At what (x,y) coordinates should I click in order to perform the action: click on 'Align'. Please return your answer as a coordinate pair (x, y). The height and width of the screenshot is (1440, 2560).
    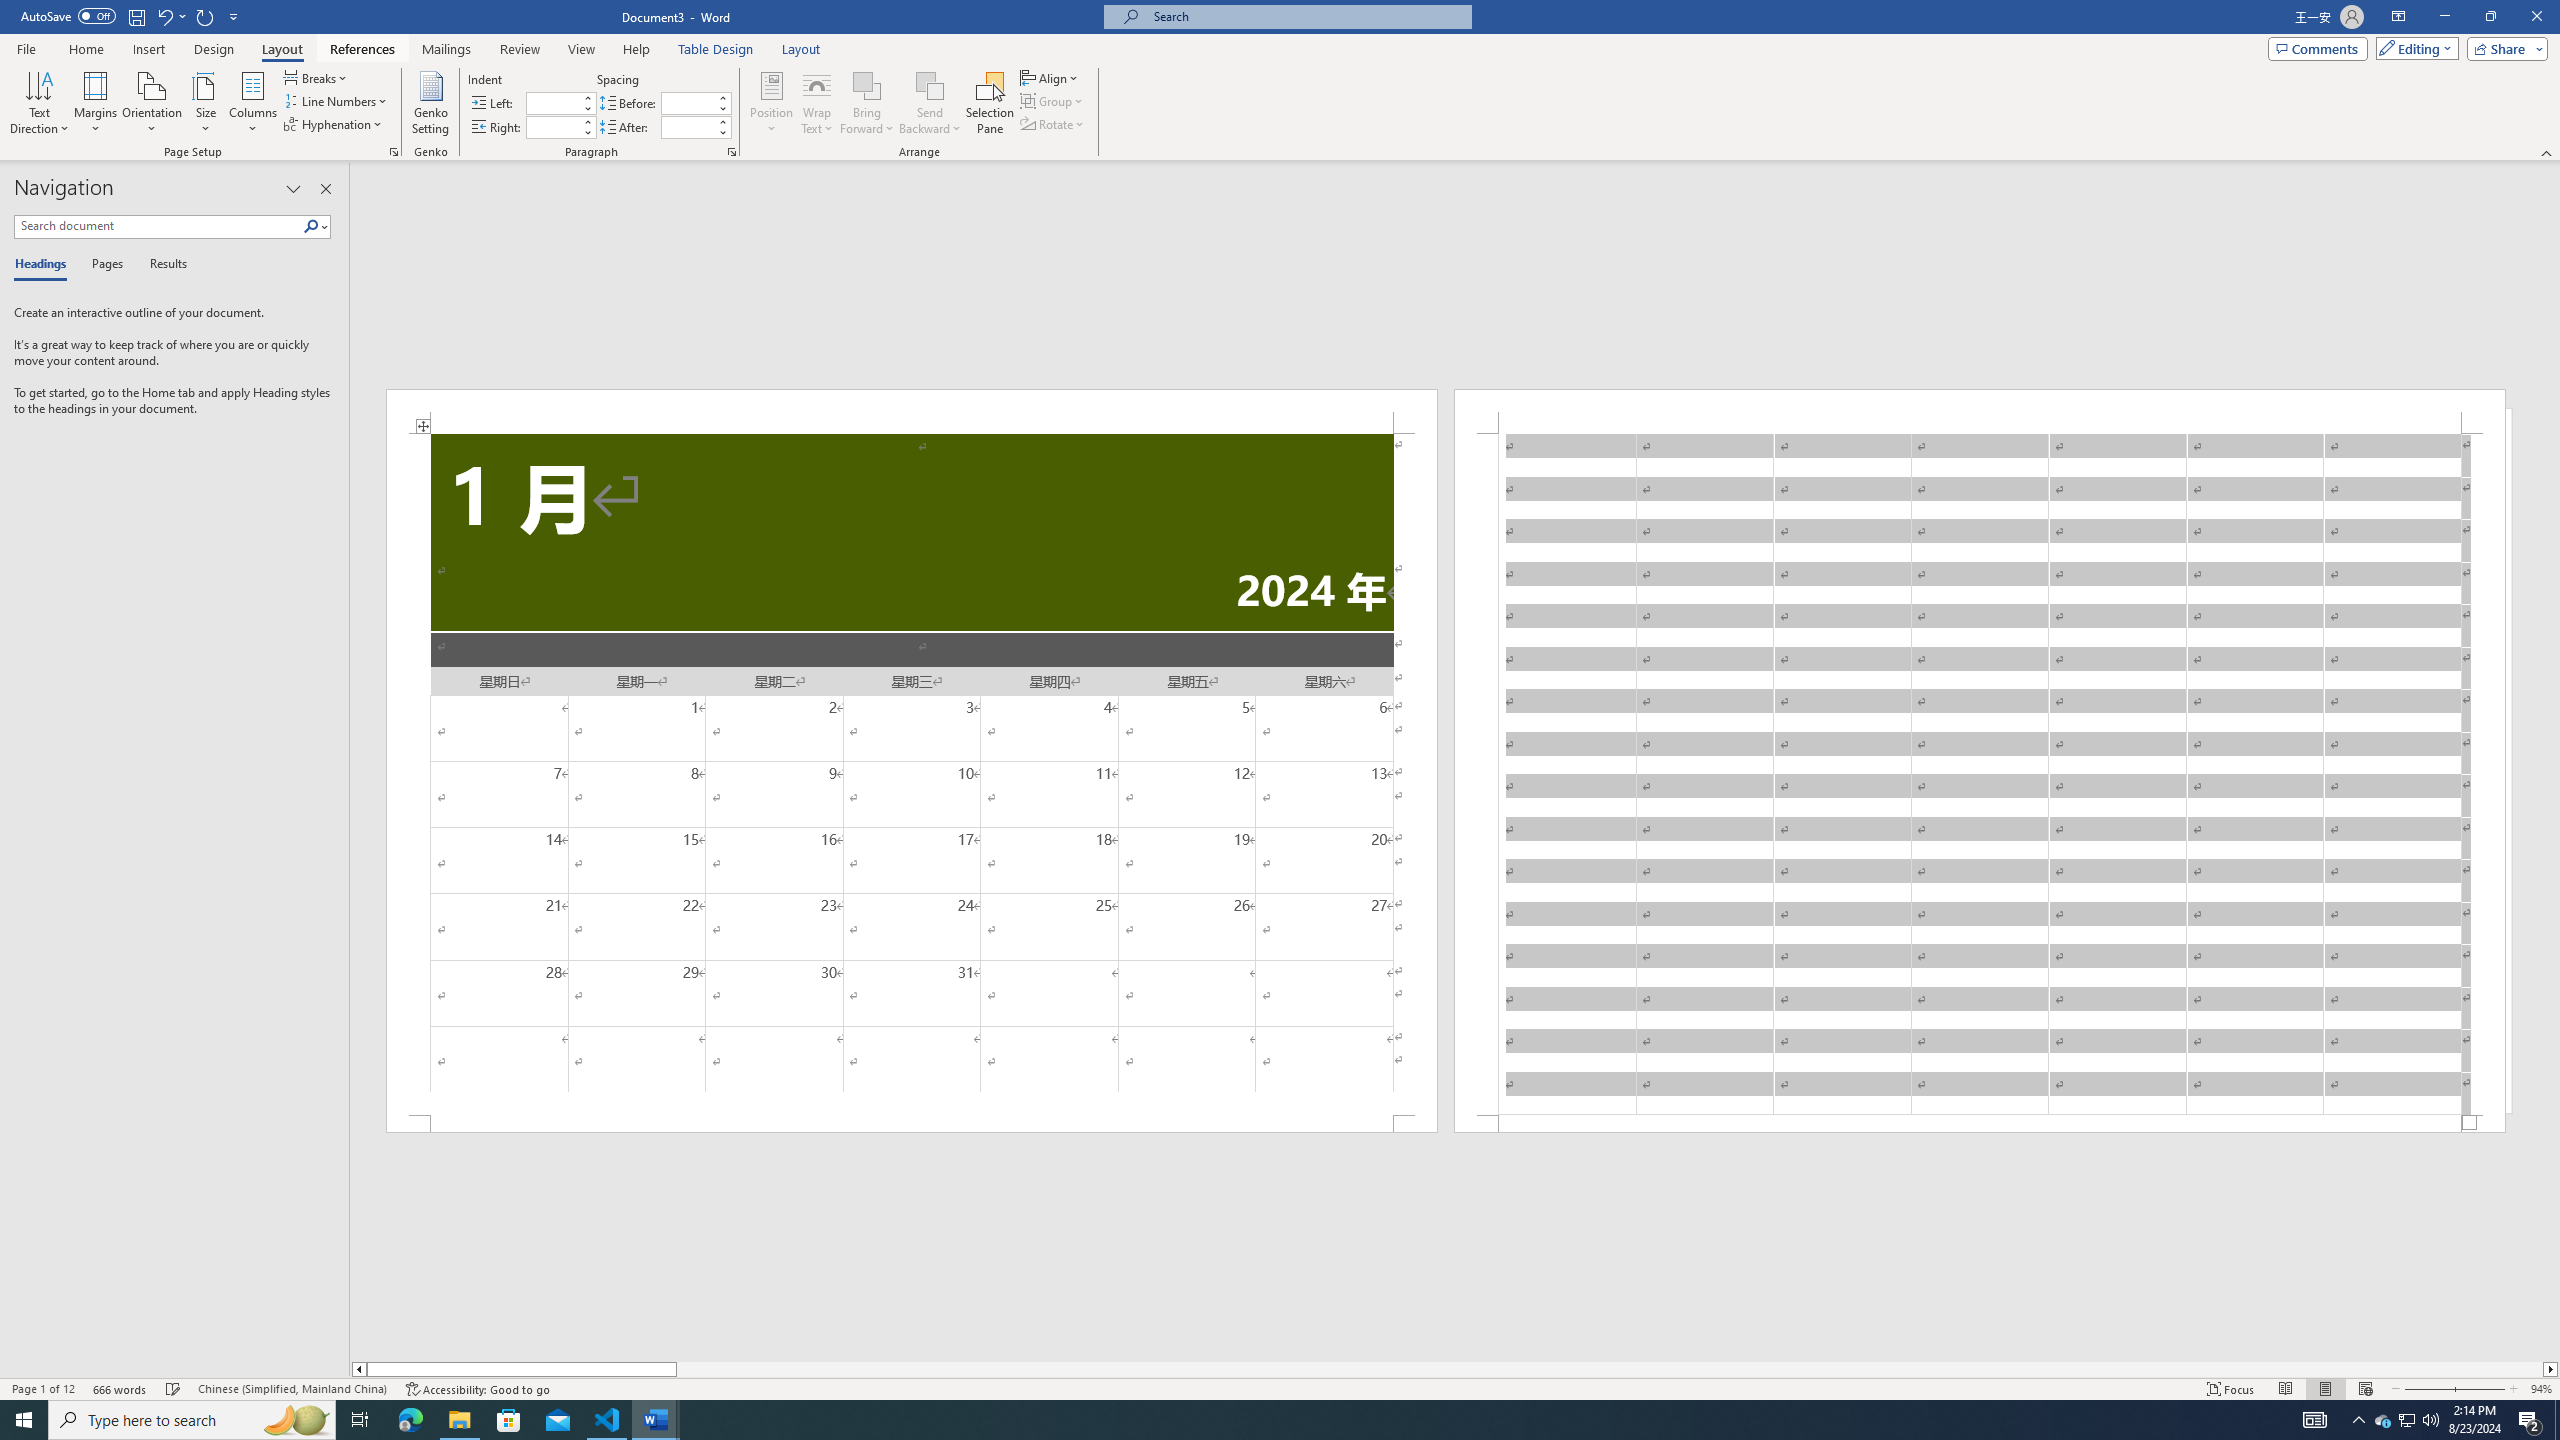
    Looking at the image, I should click on (1049, 77).